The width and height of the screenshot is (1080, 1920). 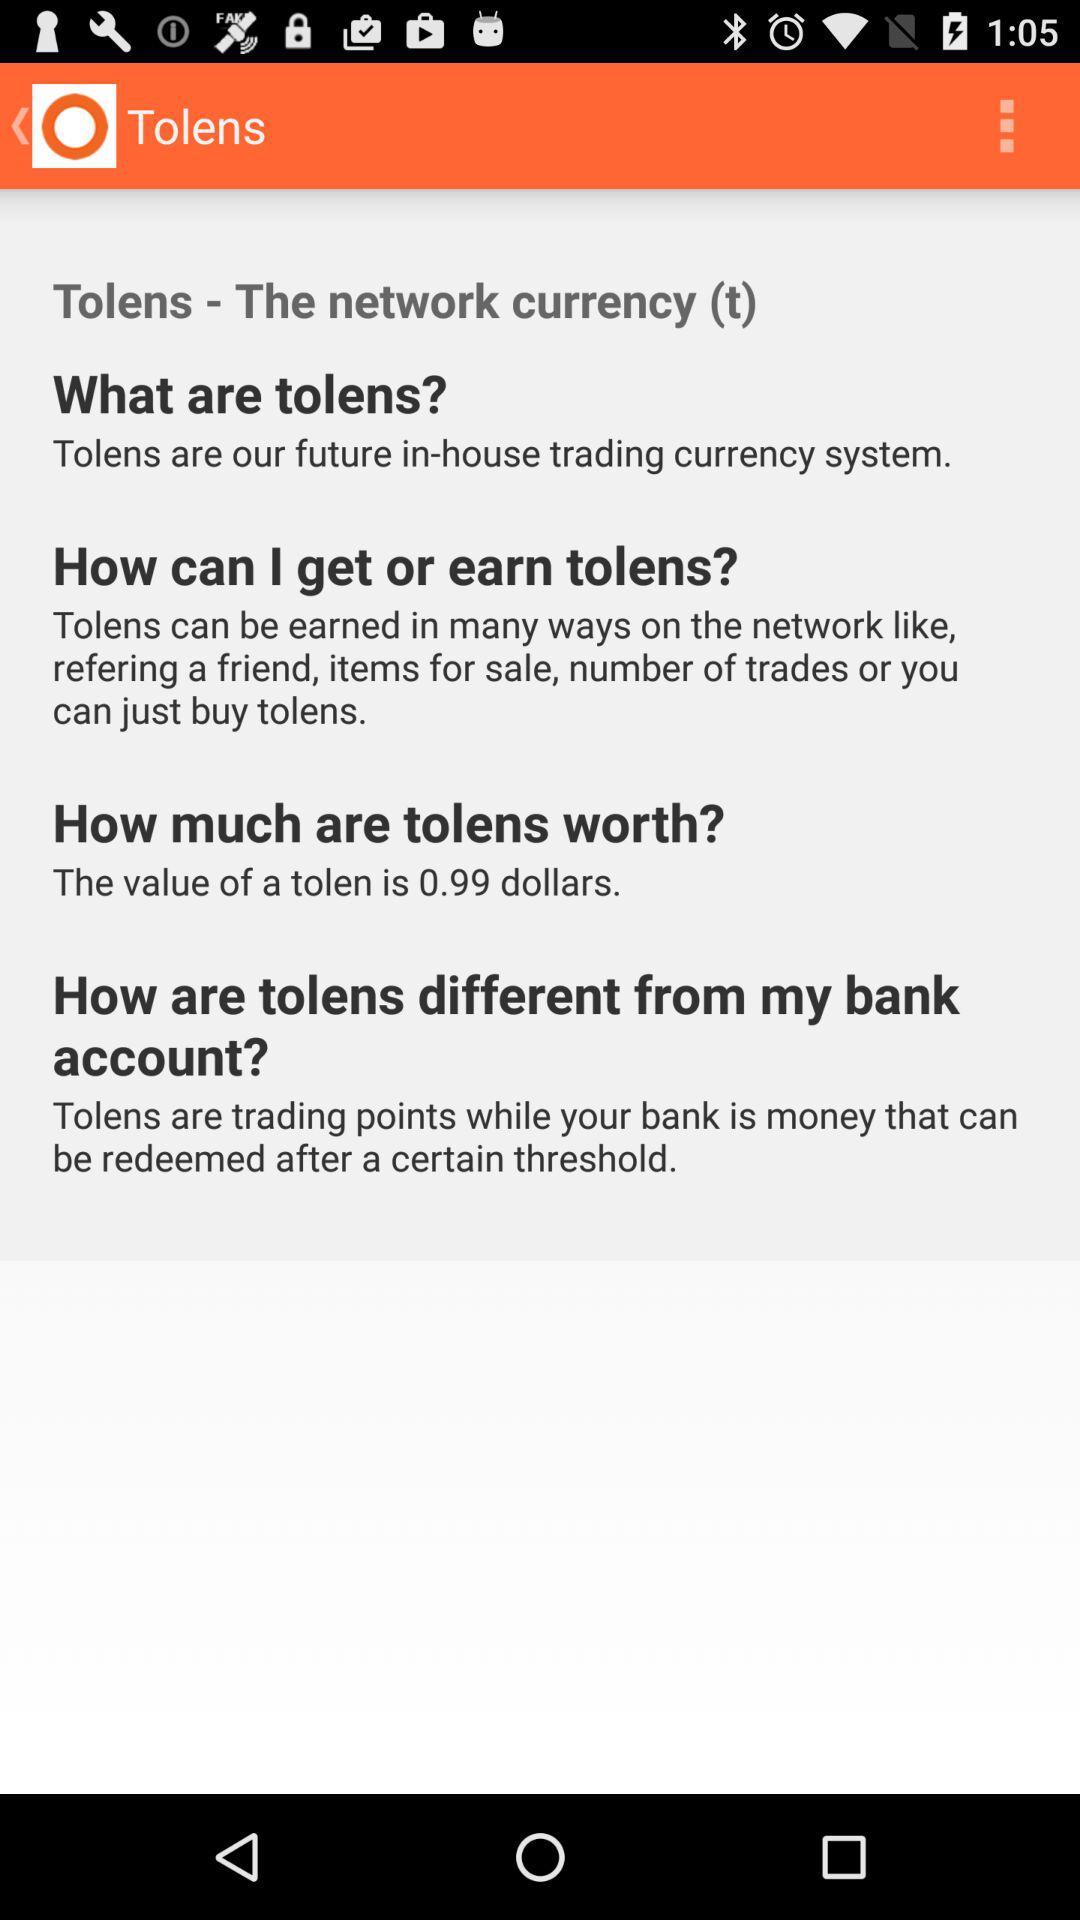 I want to click on icon to the right of tolens, so click(x=1006, y=124).